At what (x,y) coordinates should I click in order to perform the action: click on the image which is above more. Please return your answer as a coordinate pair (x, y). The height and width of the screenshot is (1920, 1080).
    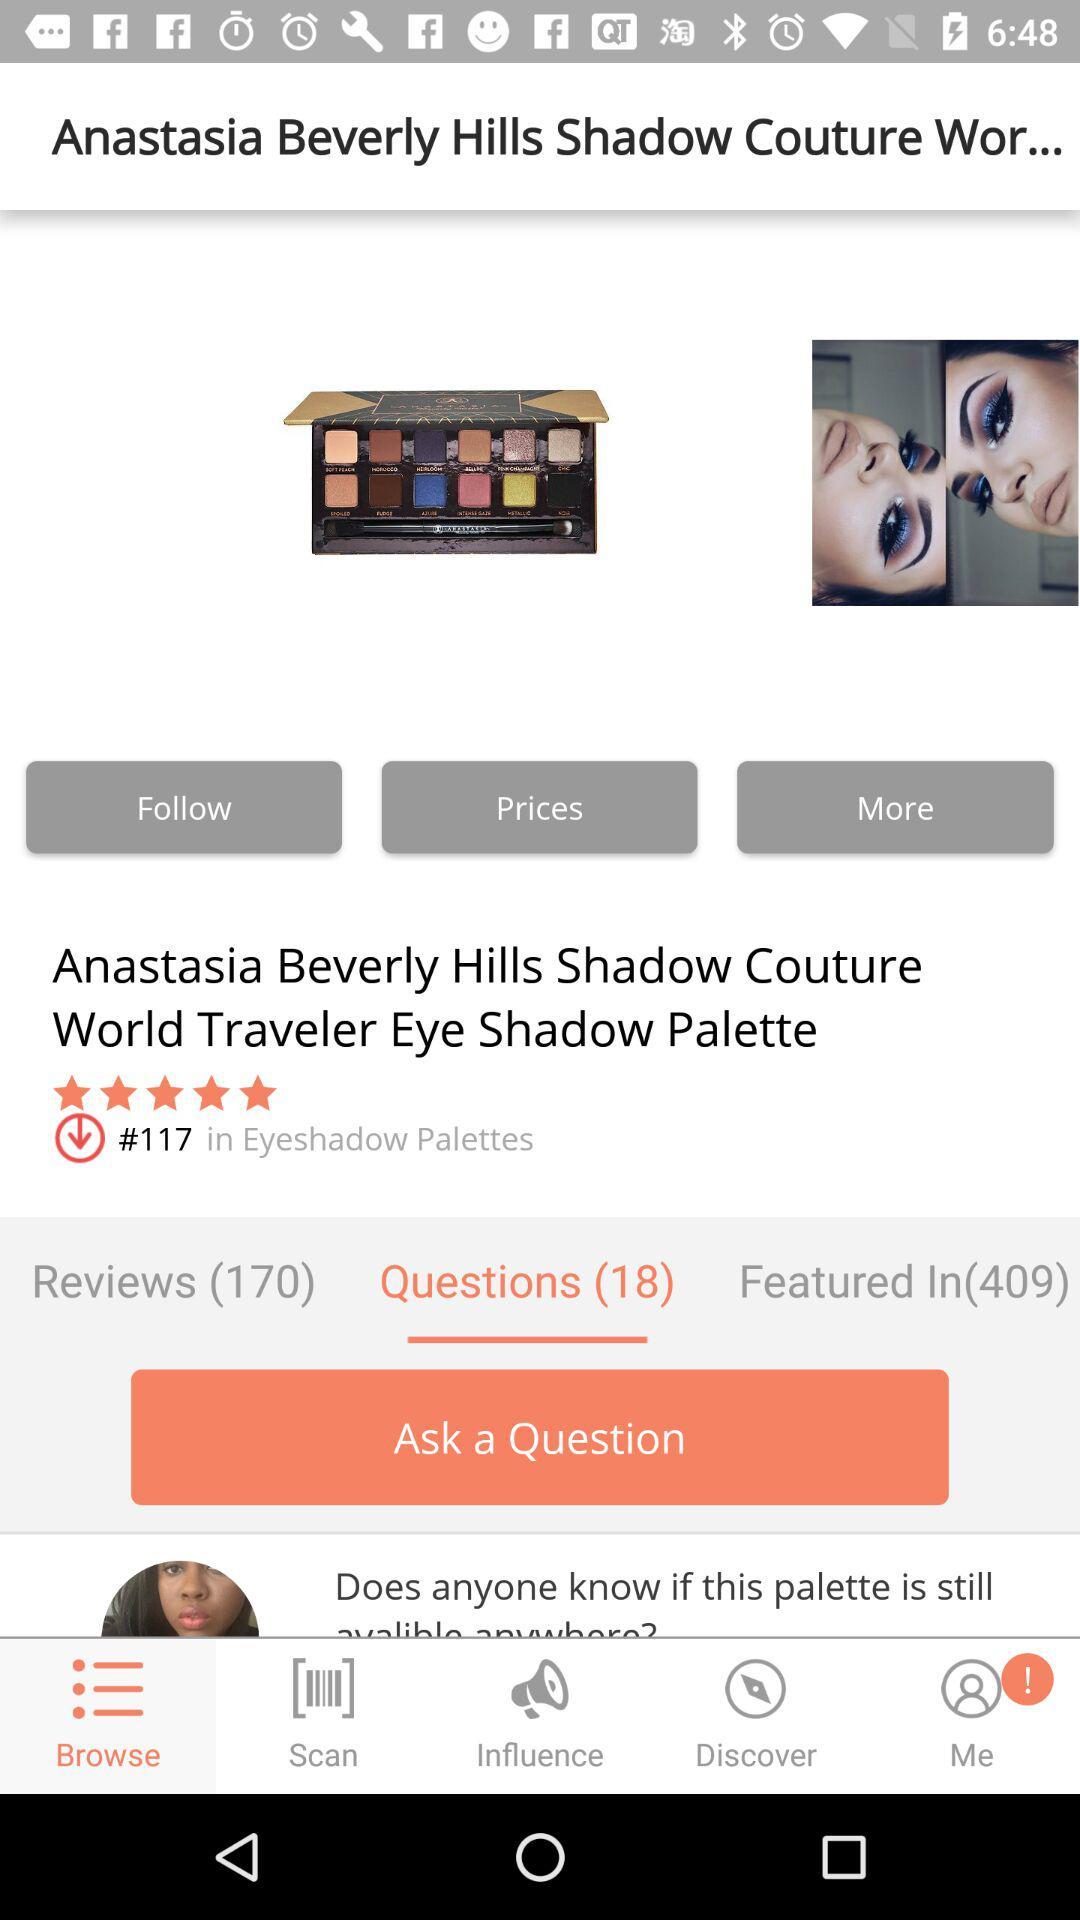
    Looking at the image, I should click on (893, 471).